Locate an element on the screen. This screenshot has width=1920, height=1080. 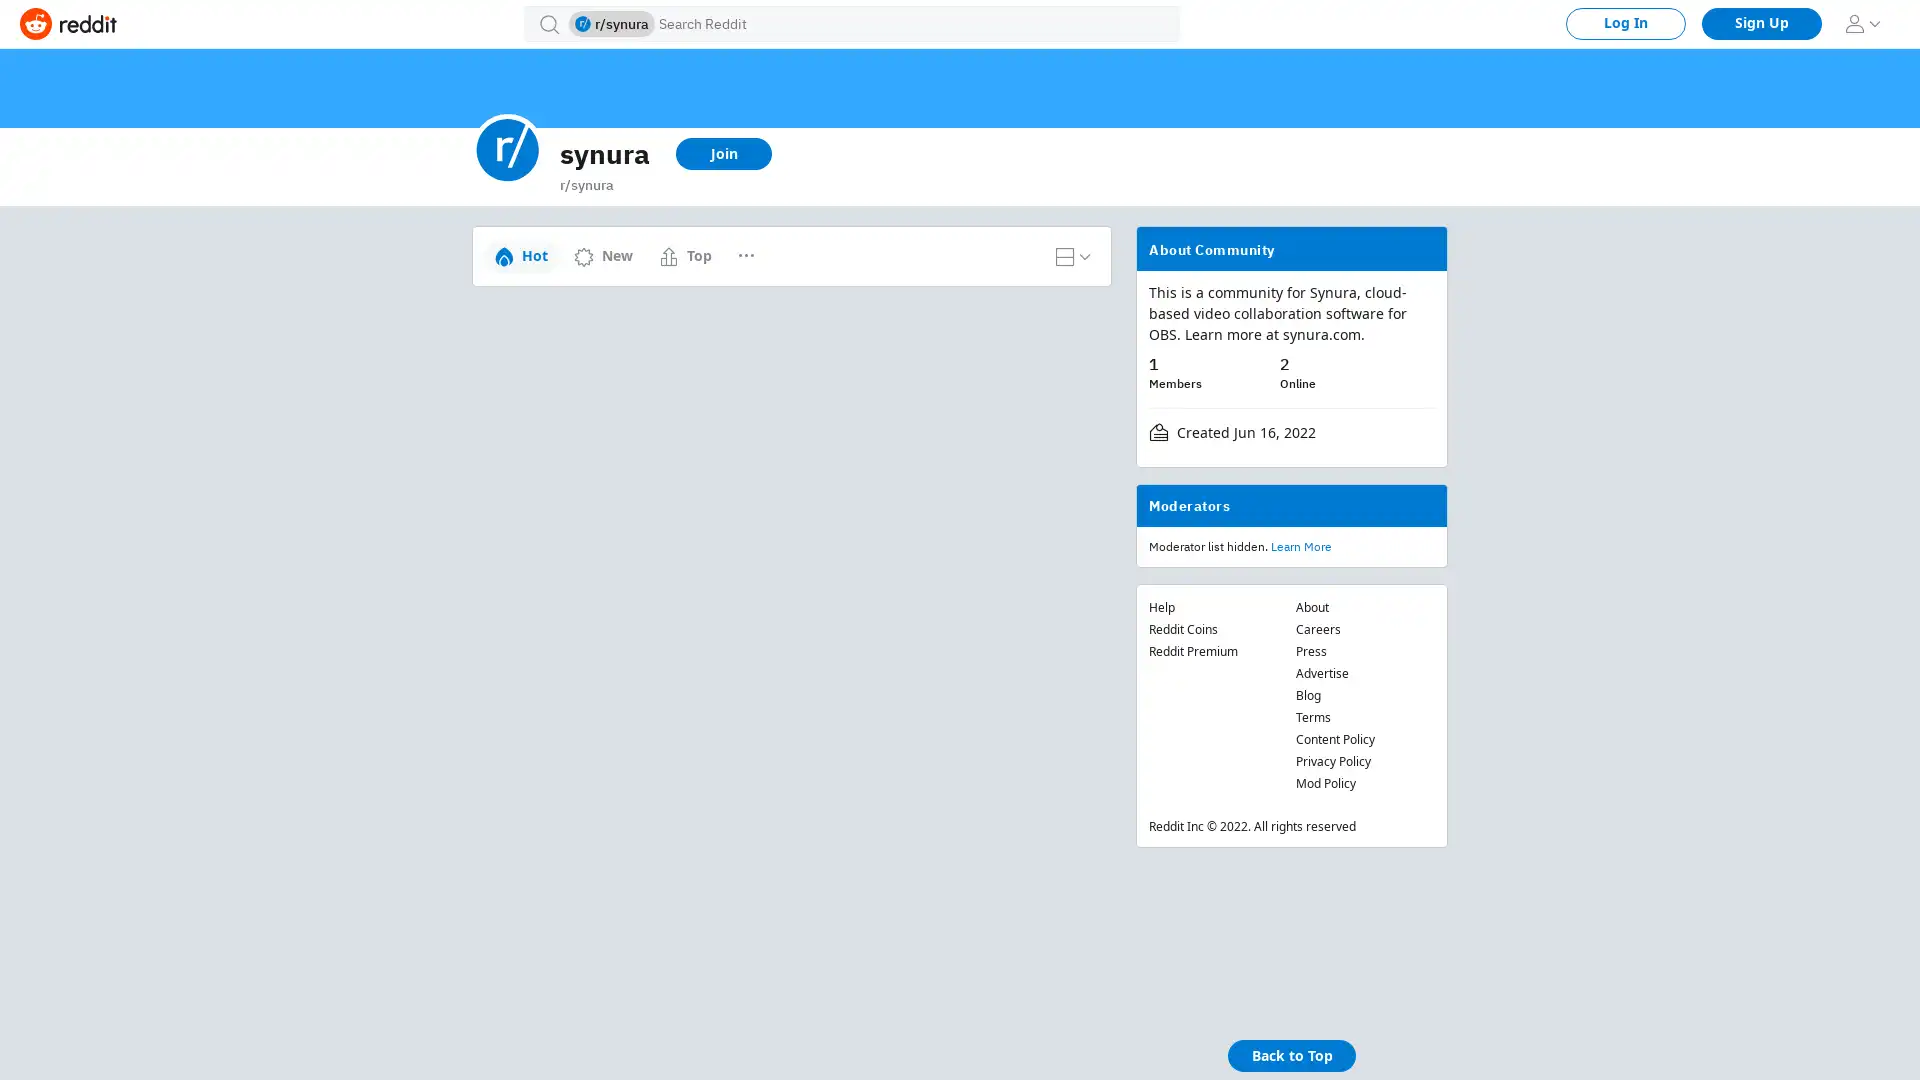
upvote is located at coordinates (493, 323).